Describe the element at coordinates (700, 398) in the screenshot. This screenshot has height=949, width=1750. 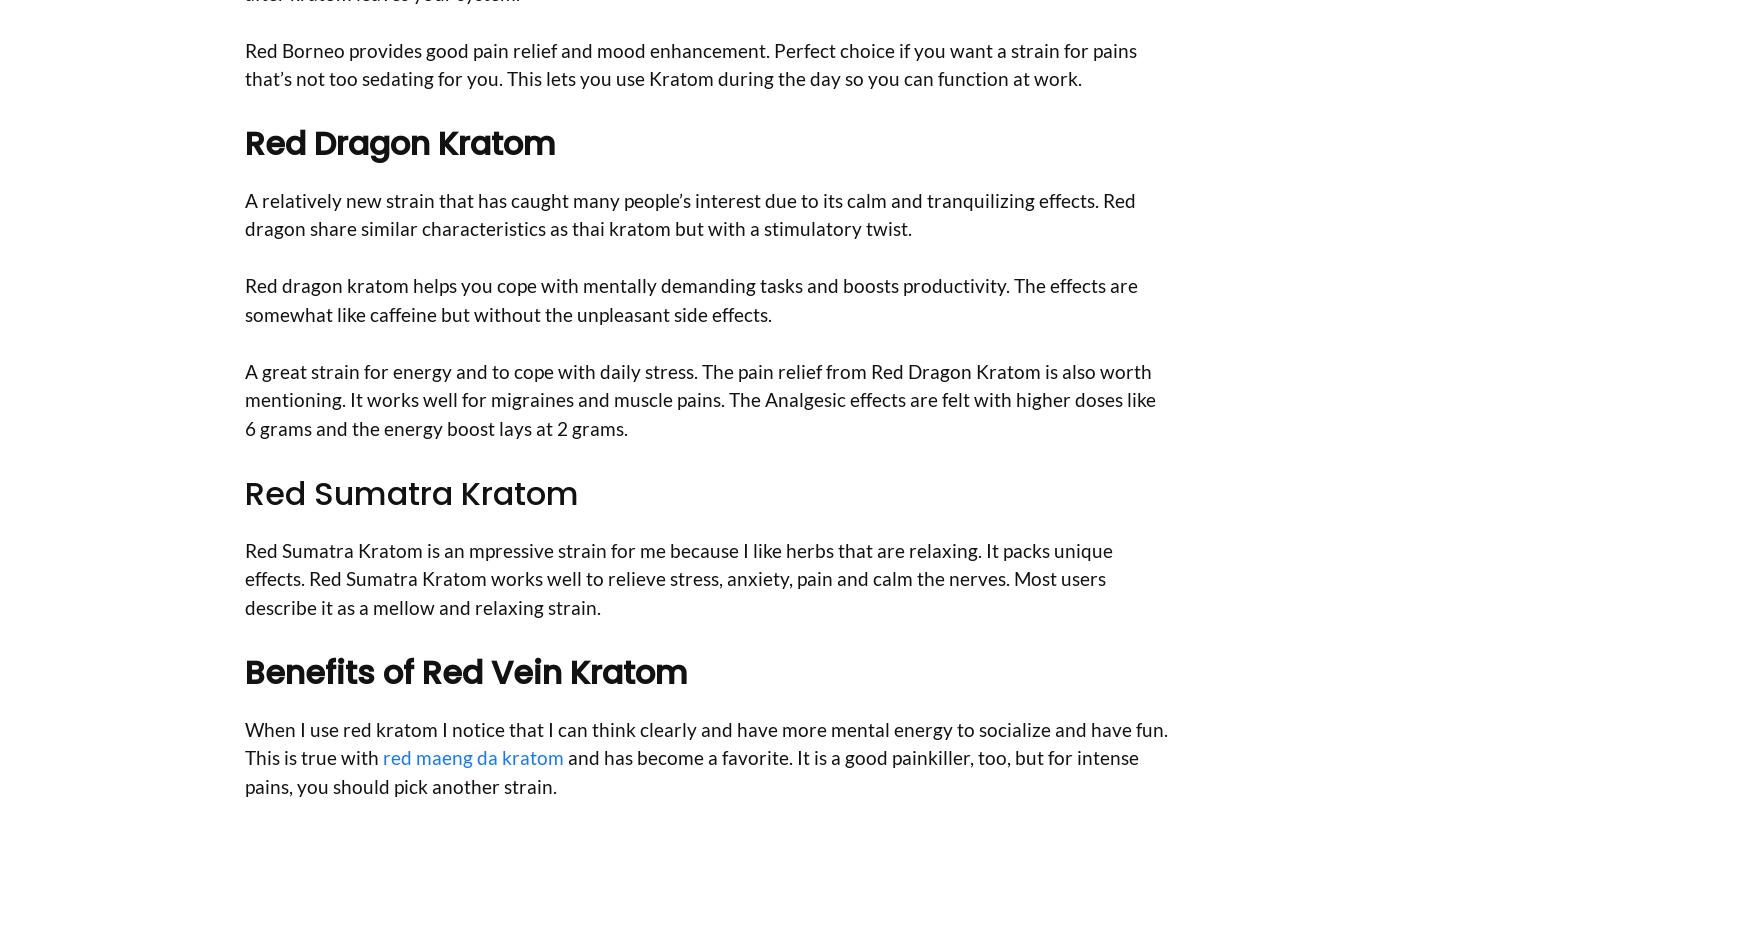
I see `'A great strain for energy and to cope with daily stress. The pain relief from Red Dragon Kratom is also worth mentioning. It works well for migraines and muscle pains. The Analgesic effects are felt with higher doses like 6 grams and the energy boost lays at 2 grams.'` at that location.